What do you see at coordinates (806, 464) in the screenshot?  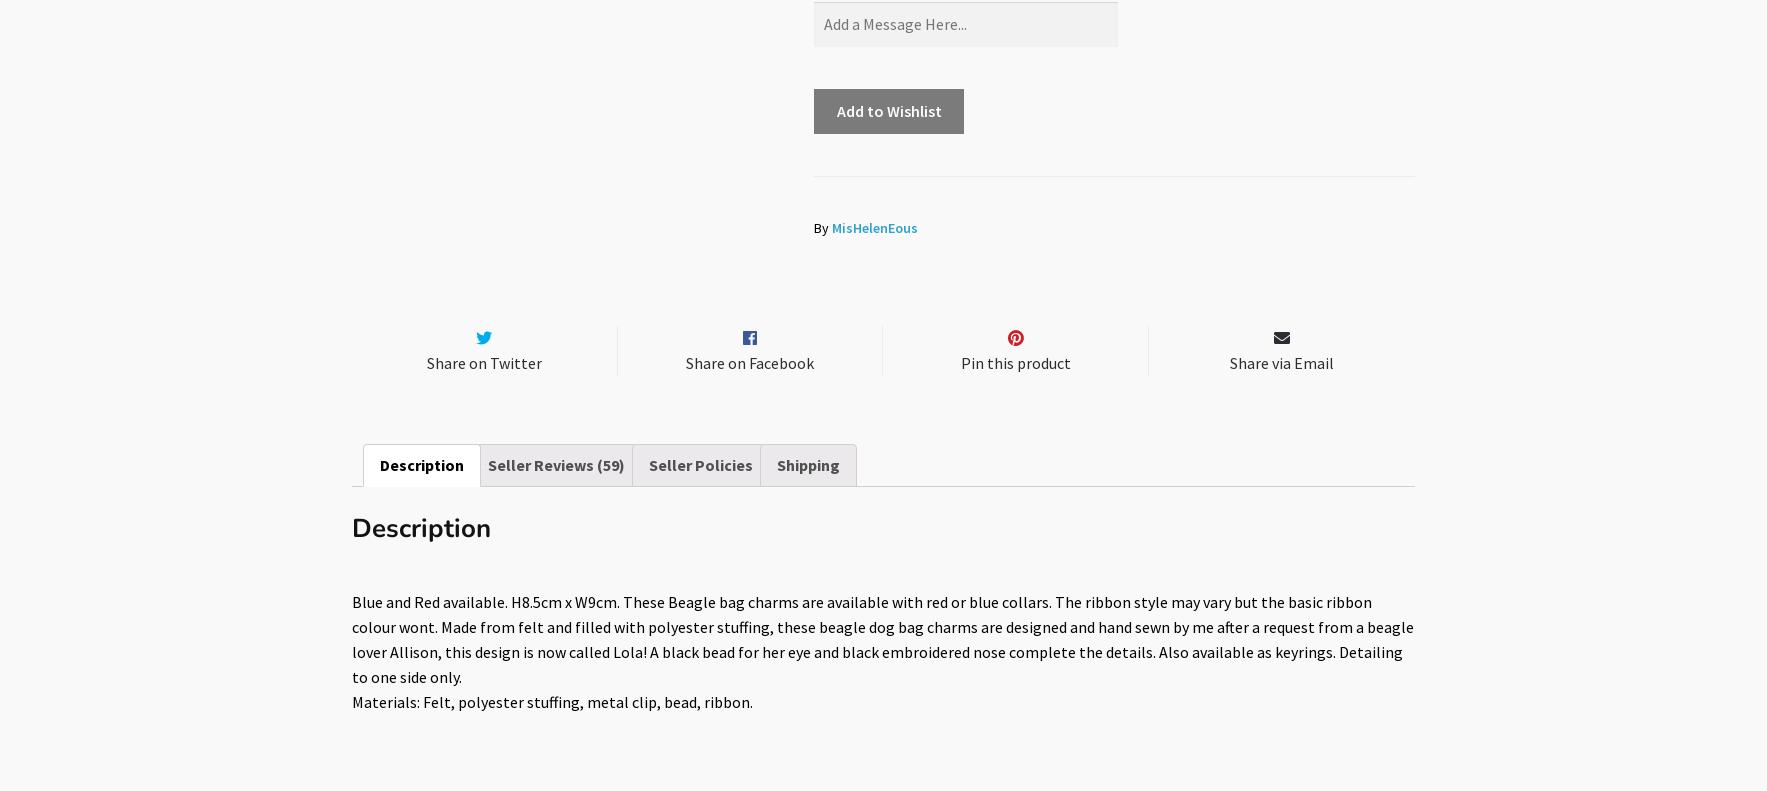 I see `'Shipping'` at bounding box center [806, 464].